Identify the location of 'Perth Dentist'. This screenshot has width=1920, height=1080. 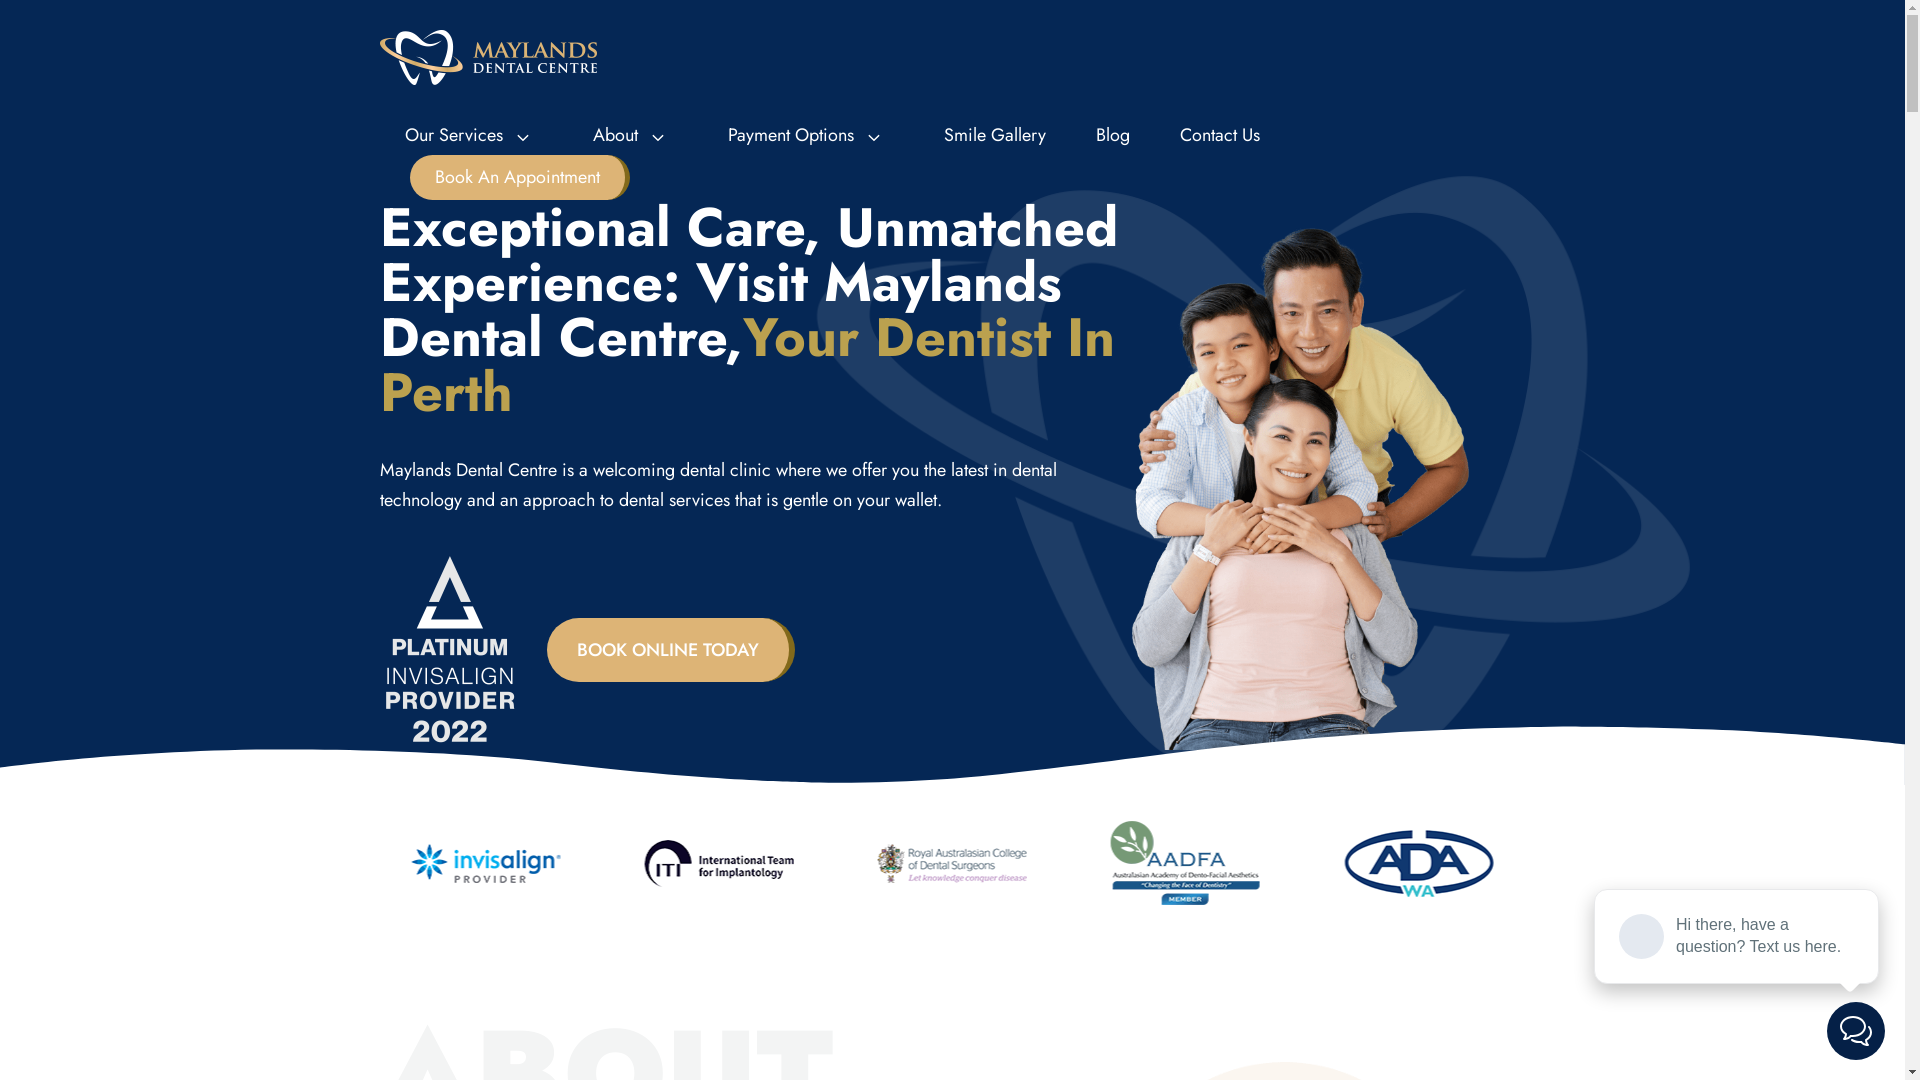
(488, 56).